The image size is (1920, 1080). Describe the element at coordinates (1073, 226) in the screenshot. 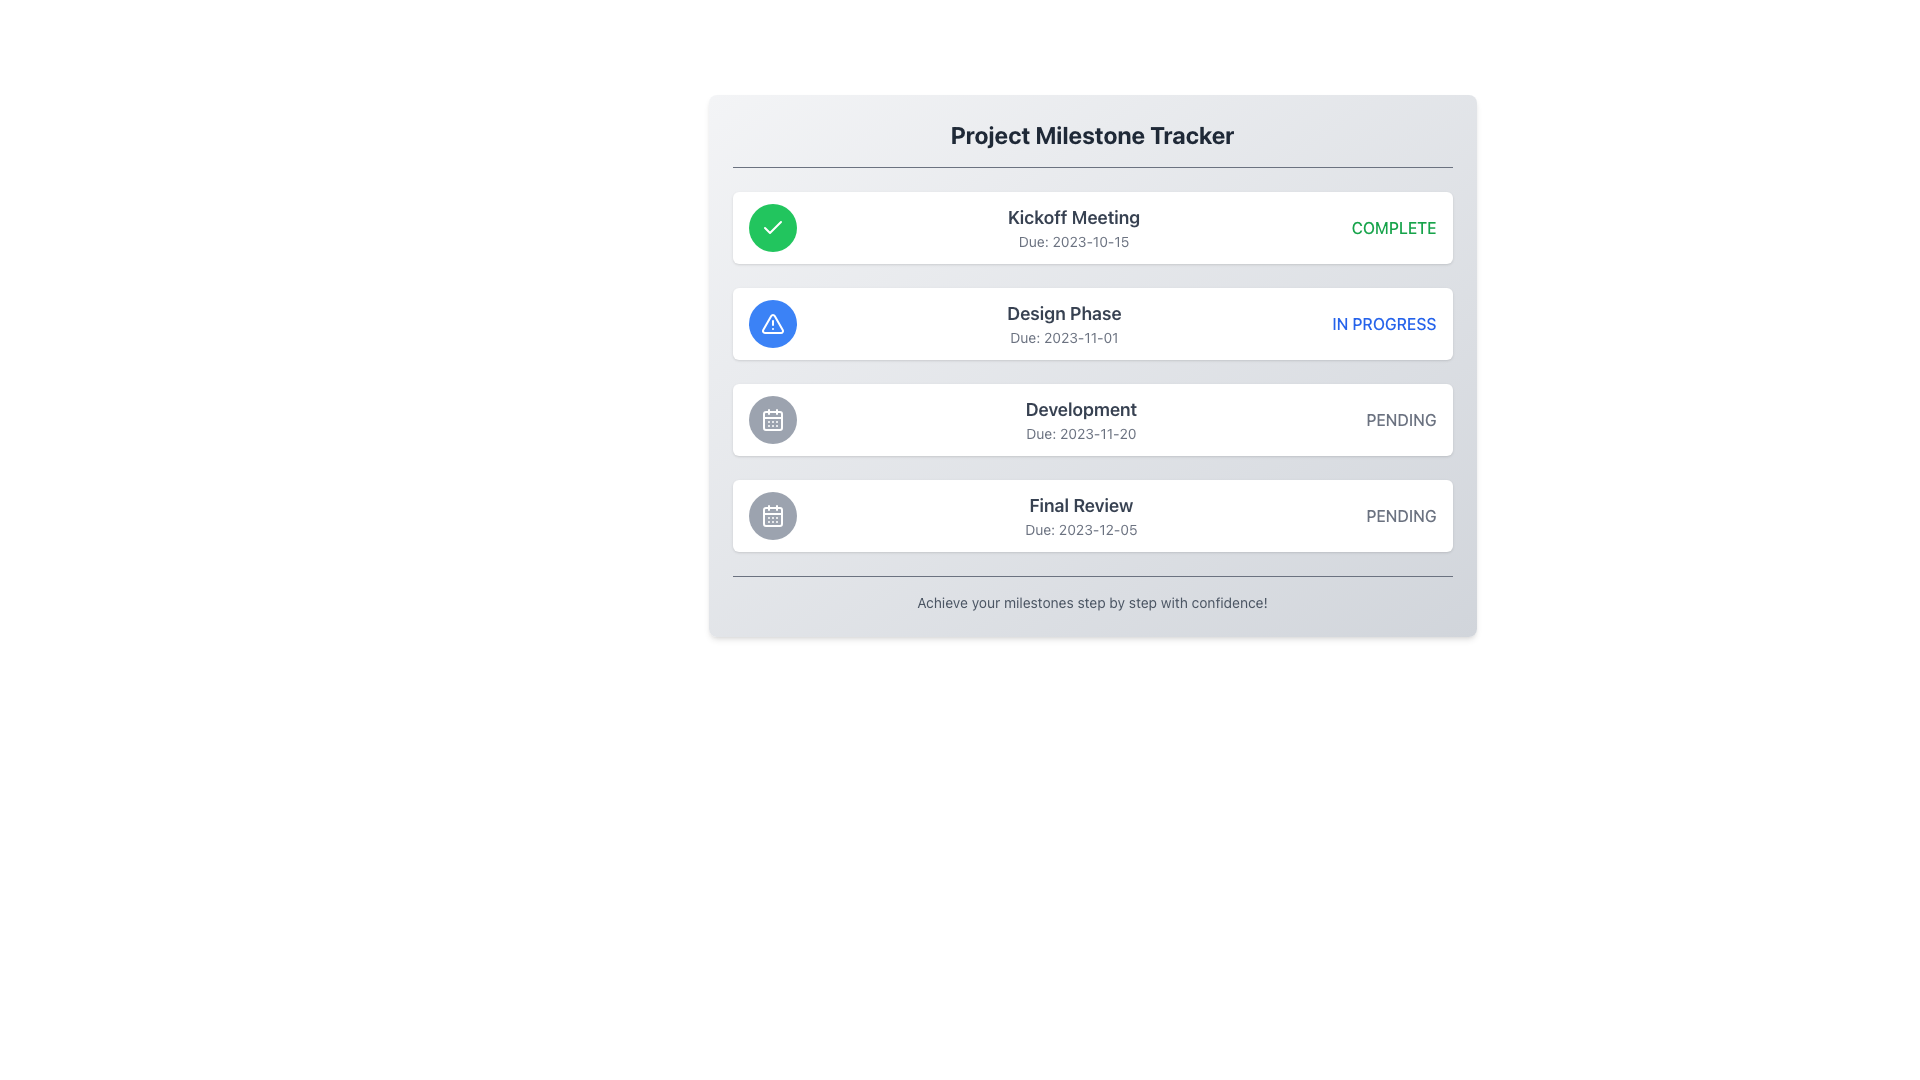

I see `the text label indicating the title and due date of the milestone task 'Kickoff Meeting' with due date '2023-10-15', located in the card-like structure near the top of the layout` at that location.